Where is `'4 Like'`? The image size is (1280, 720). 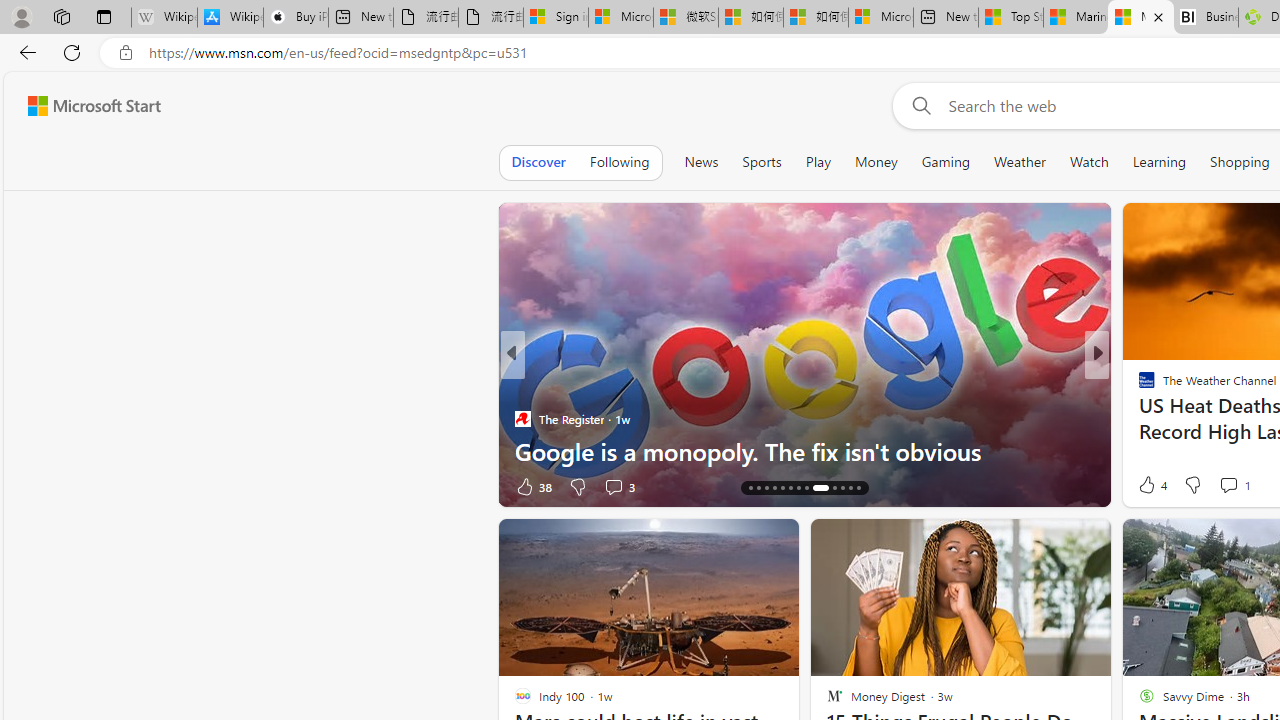
'4 Like' is located at coordinates (1151, 484).